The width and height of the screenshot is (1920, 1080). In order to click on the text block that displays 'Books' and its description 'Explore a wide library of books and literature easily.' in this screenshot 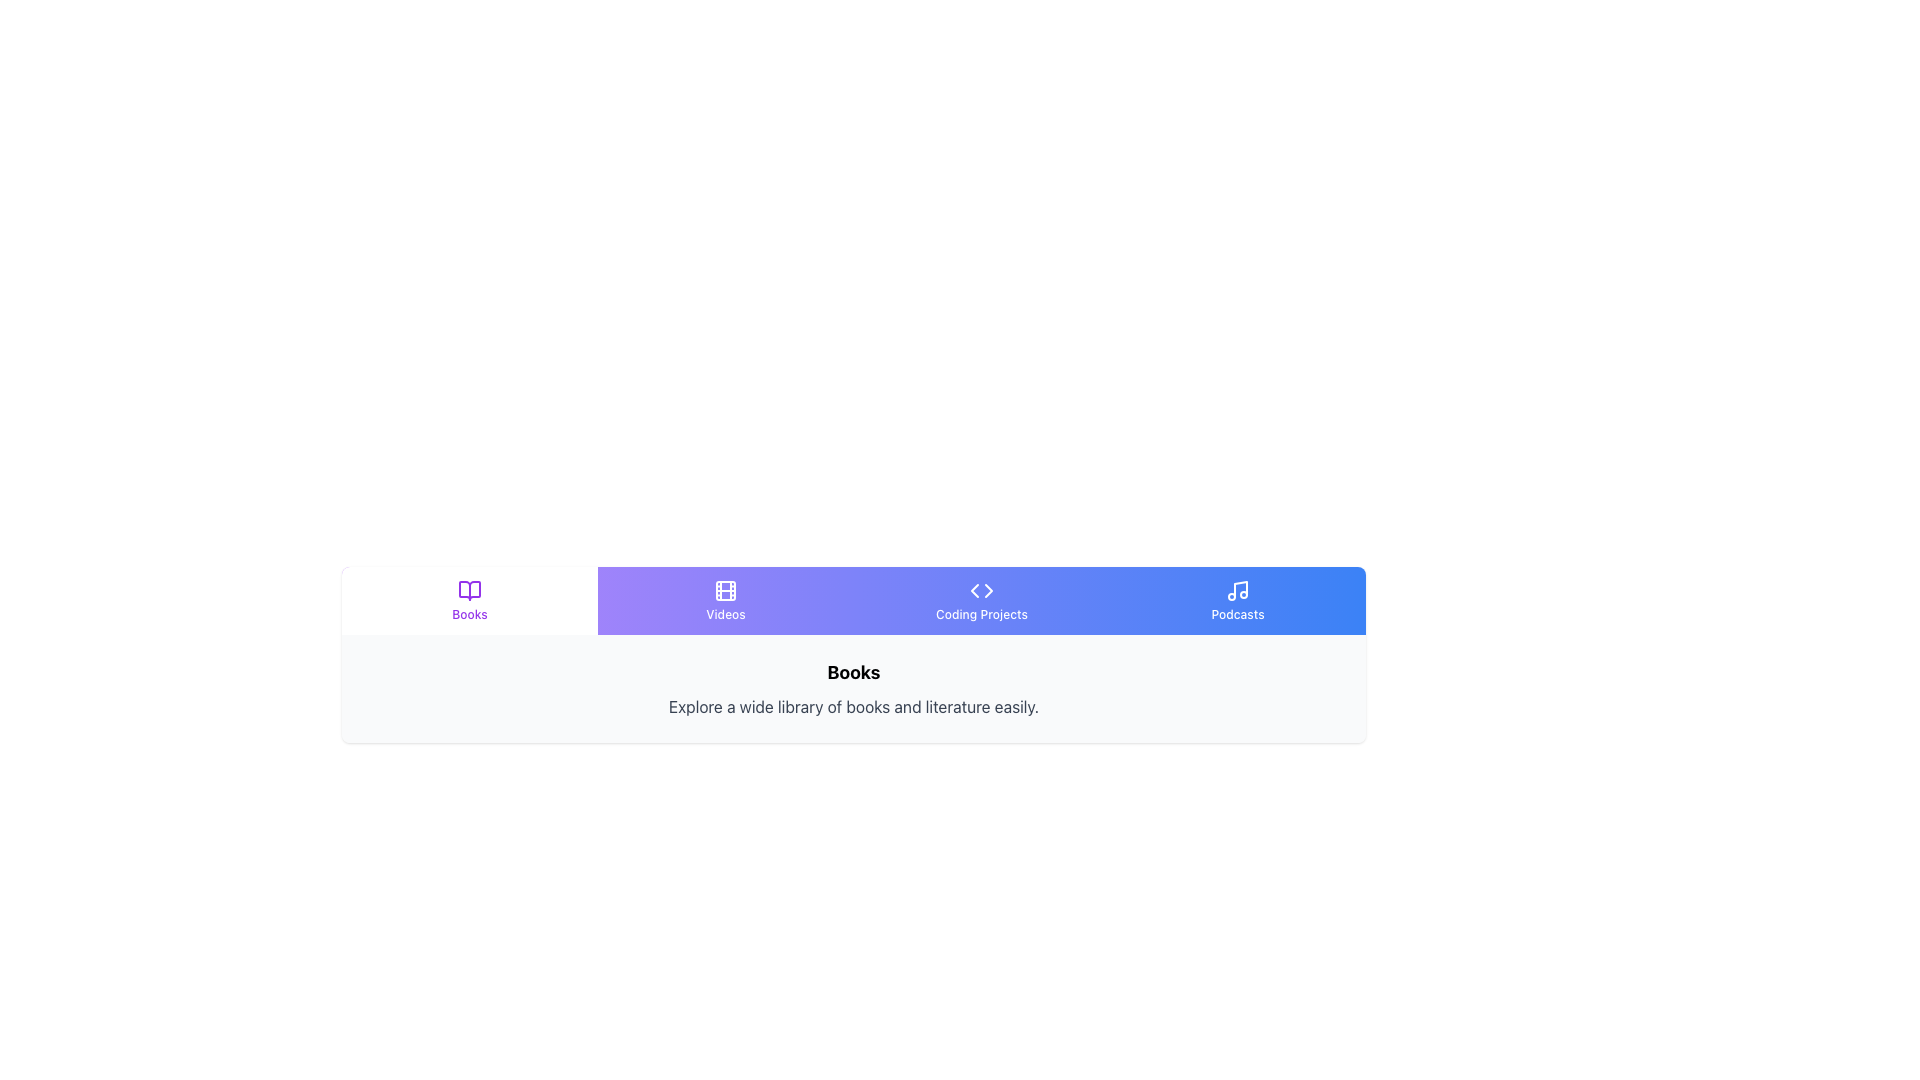, I will do `click(854, 688)`.